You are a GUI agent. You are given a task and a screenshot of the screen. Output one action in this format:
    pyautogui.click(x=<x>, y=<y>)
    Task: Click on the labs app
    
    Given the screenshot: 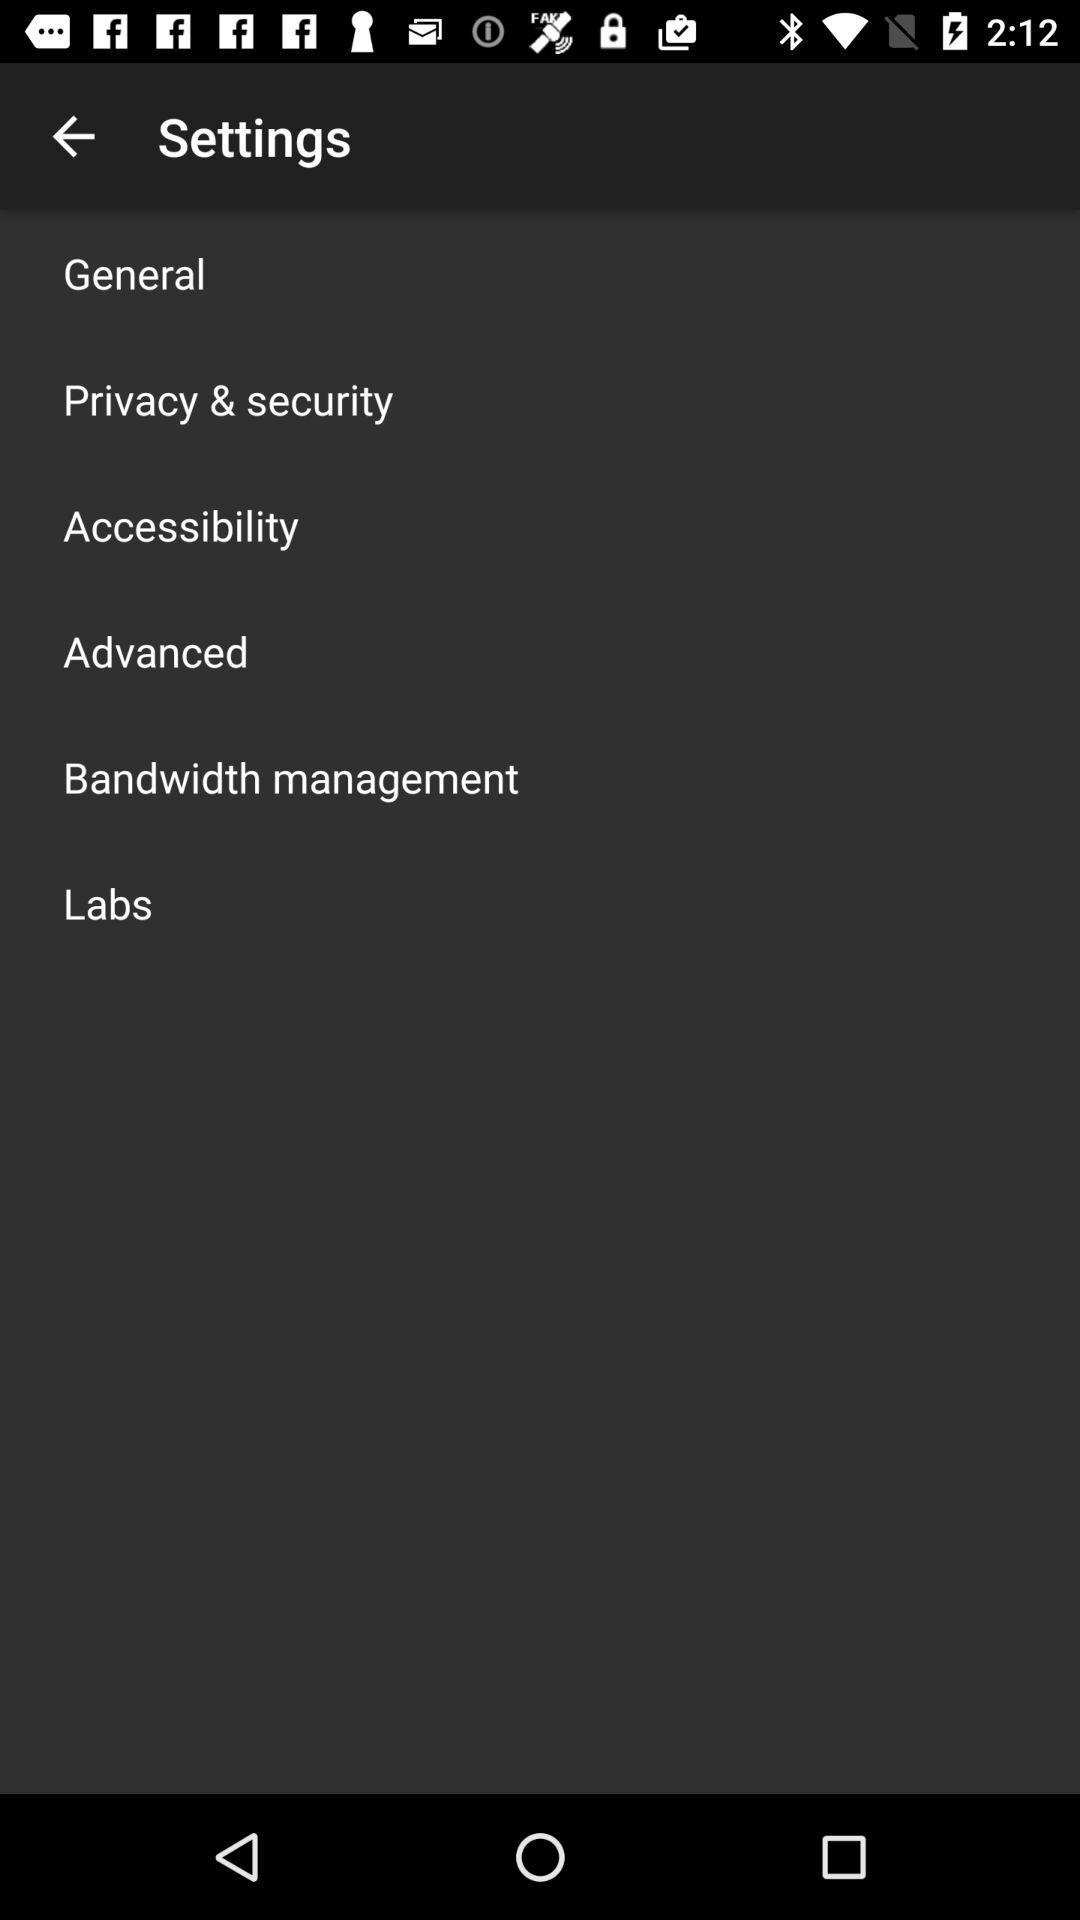 What is the action you would take?
    pyautogui.click(x=108, y=901)
    